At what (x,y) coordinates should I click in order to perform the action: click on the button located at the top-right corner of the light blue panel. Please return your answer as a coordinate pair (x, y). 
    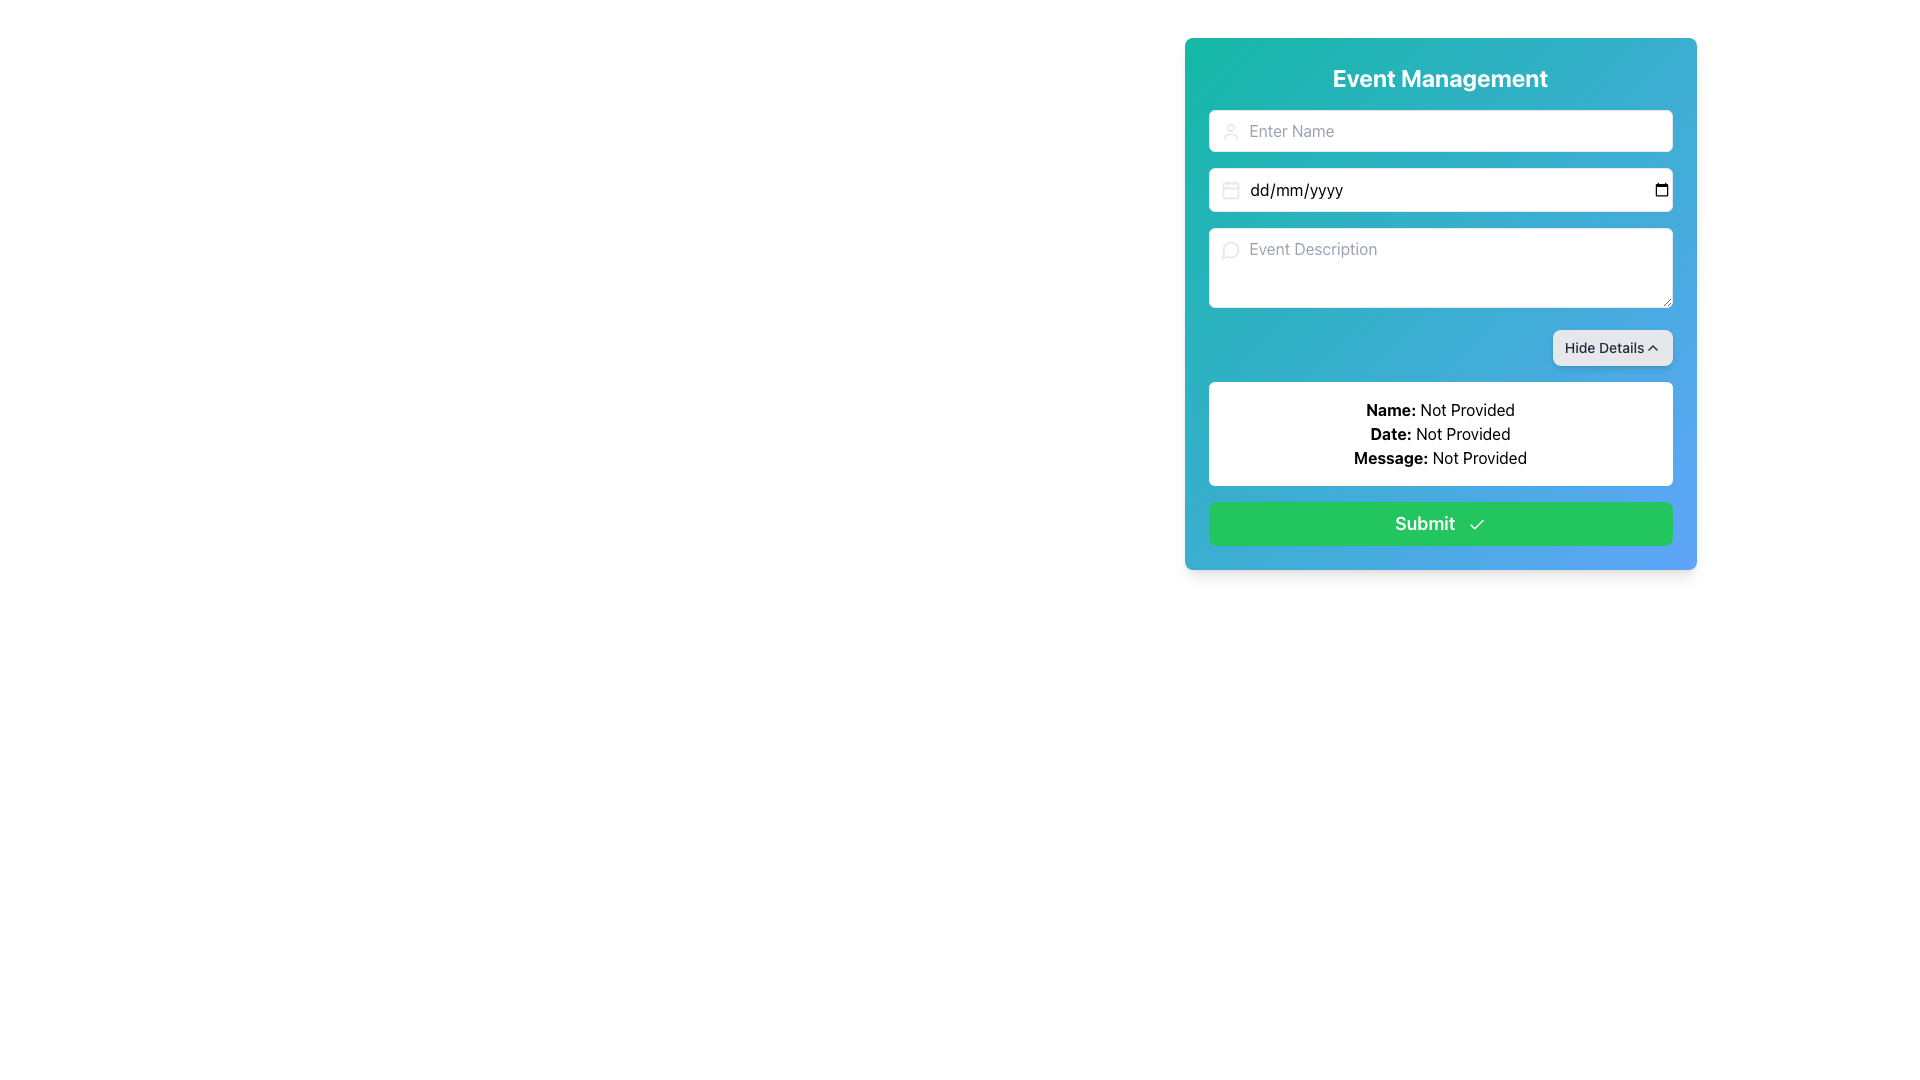
    Looking at the image, I should click on (1612, 346).